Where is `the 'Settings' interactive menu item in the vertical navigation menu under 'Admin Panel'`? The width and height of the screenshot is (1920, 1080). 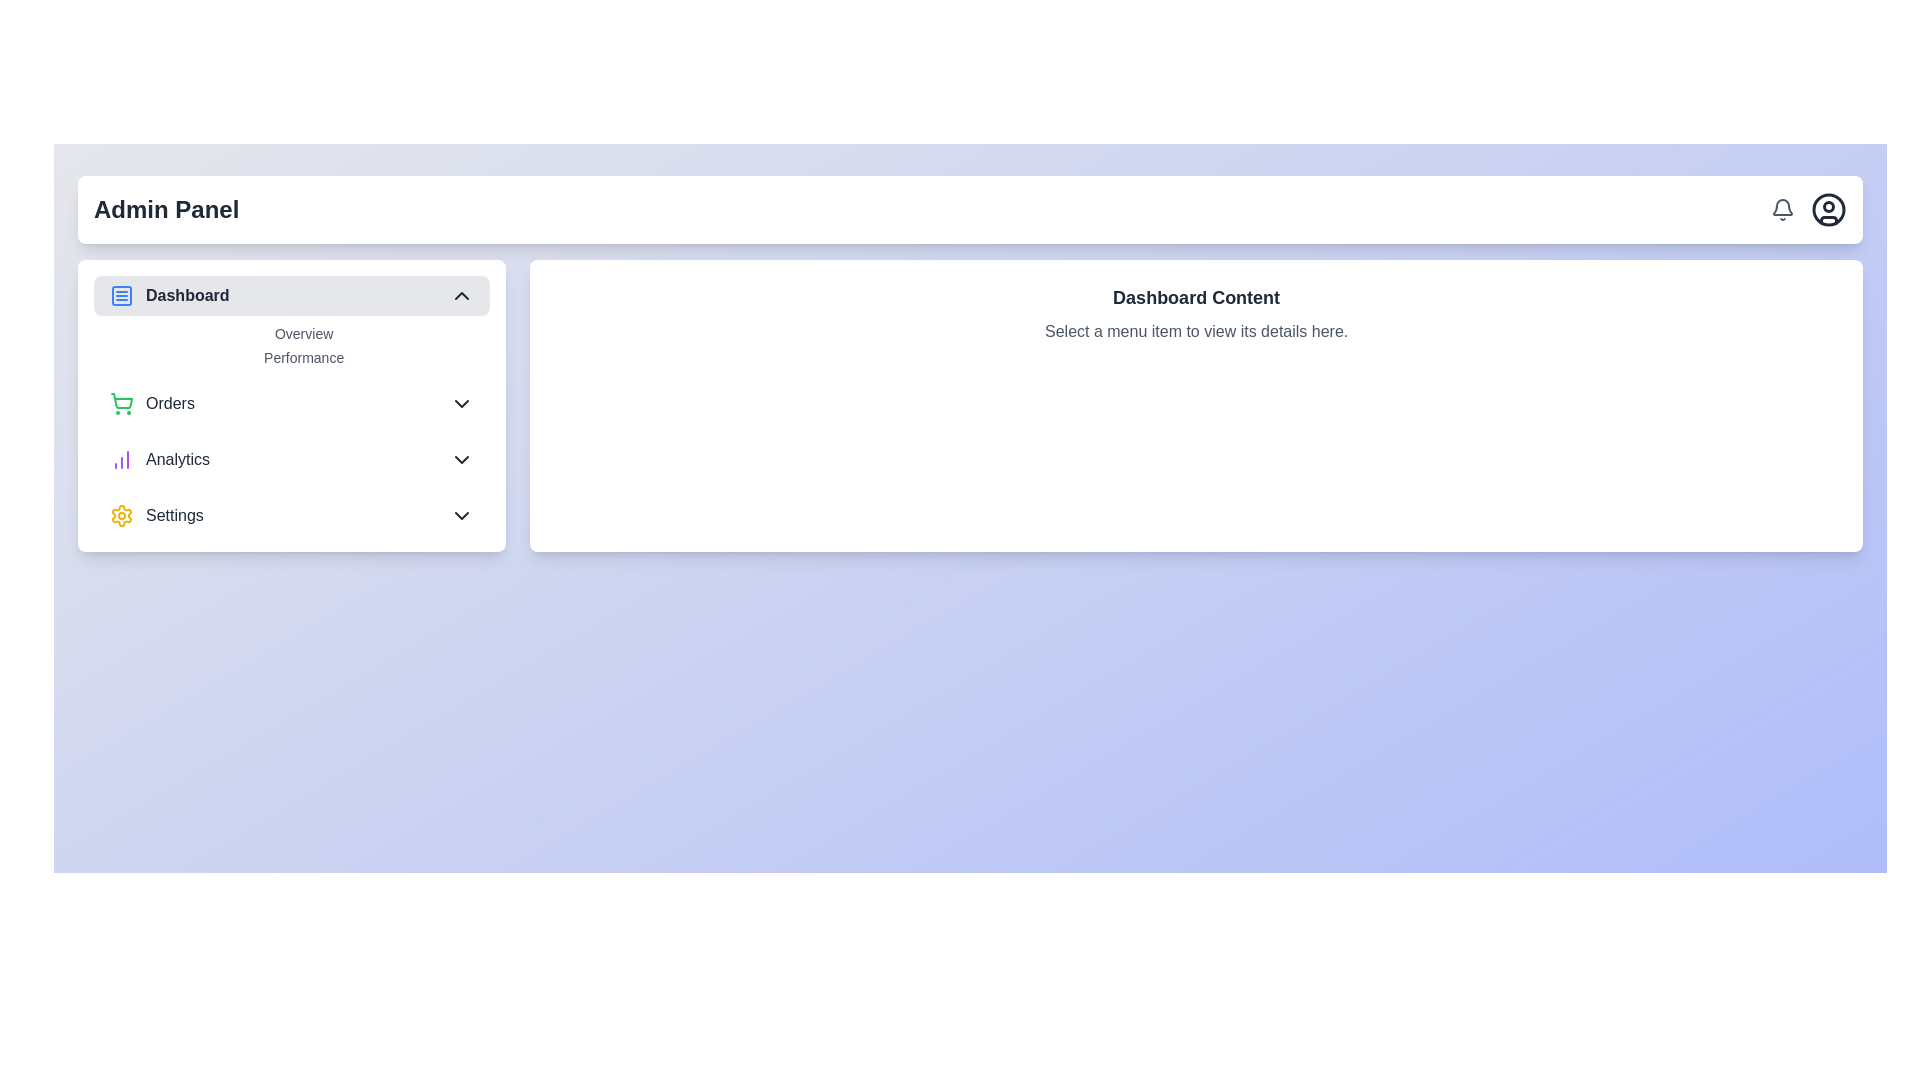 the 'Settings' interactive menu item in the vertical navigation menu under 'Admin Panel' is located at coordinates (291, 515).